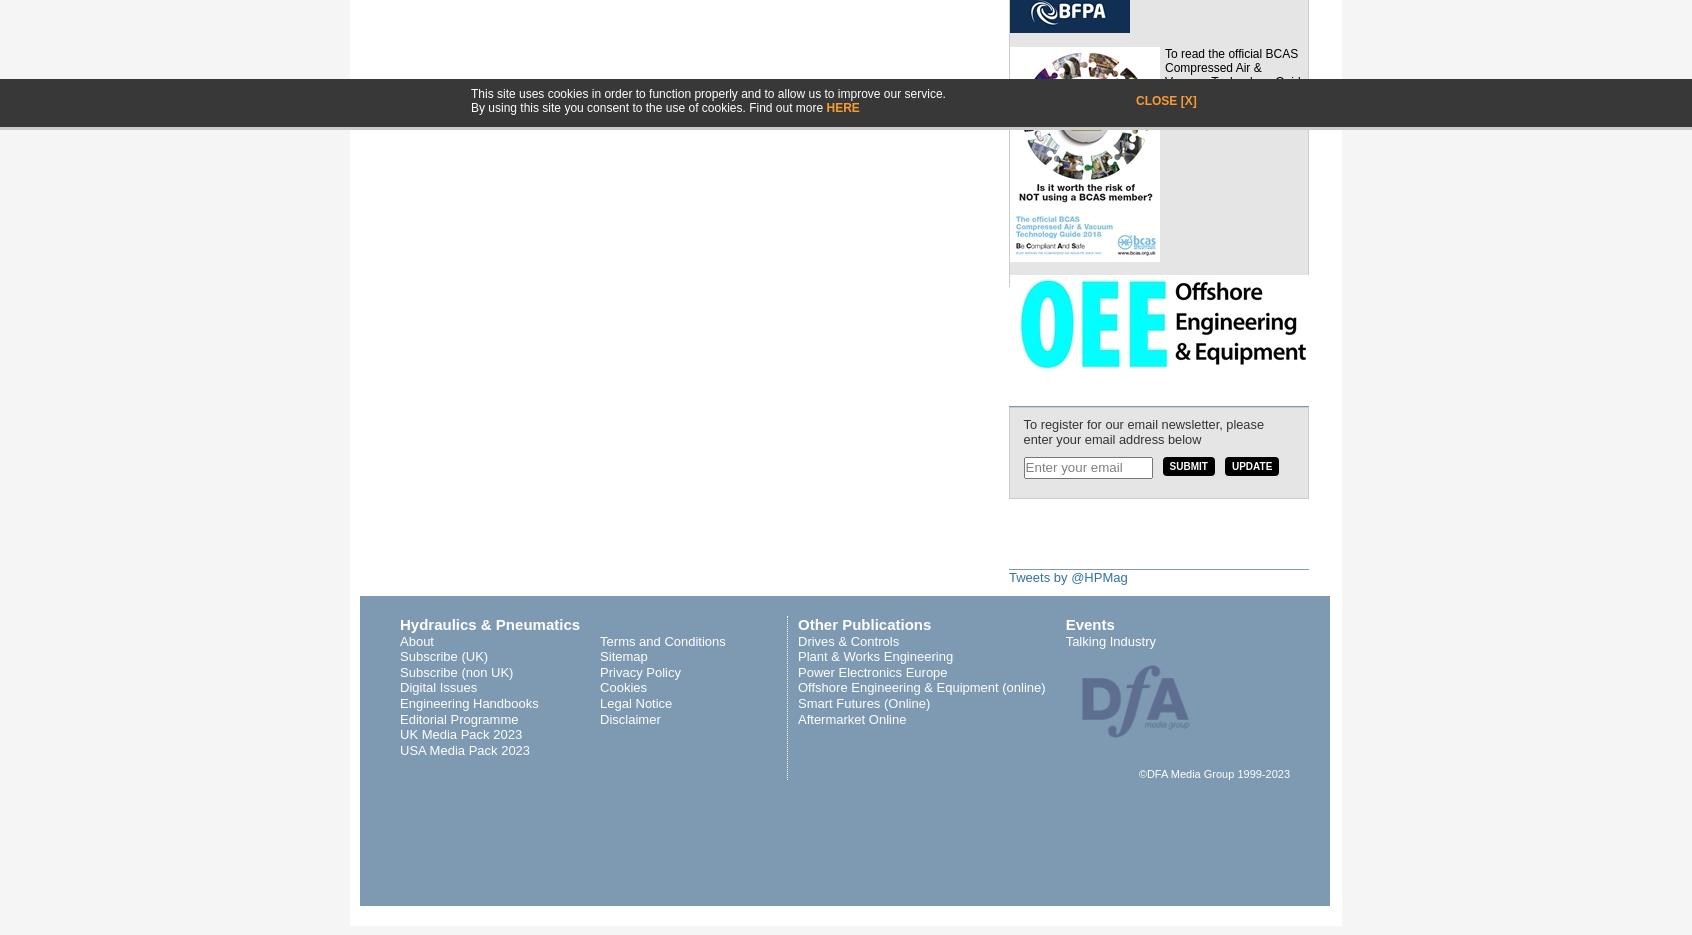  Describe the element at coordinates (1142, 430) in the screenshot. I see `'To register for our email newsletter, please enter your email address below'` at that location.